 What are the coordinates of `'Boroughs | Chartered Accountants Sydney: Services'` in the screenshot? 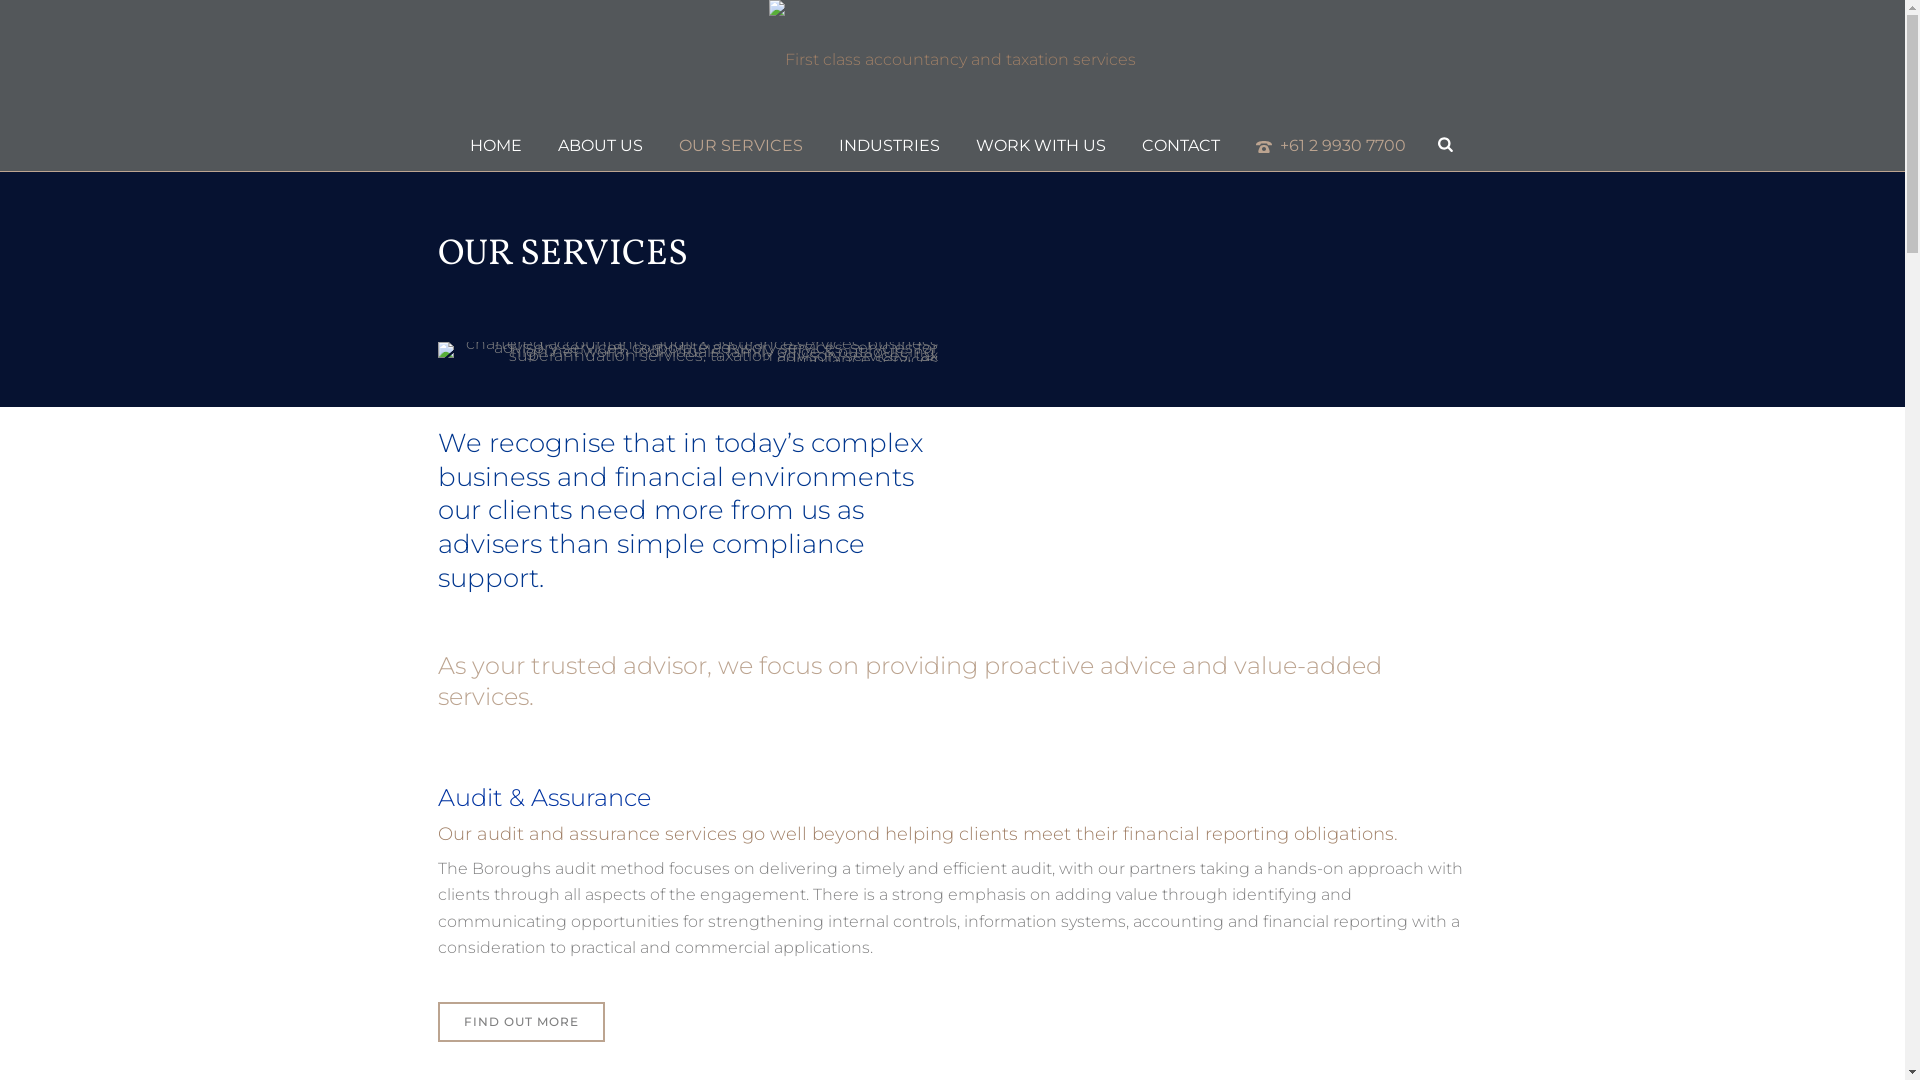 It's located at (687, 350).